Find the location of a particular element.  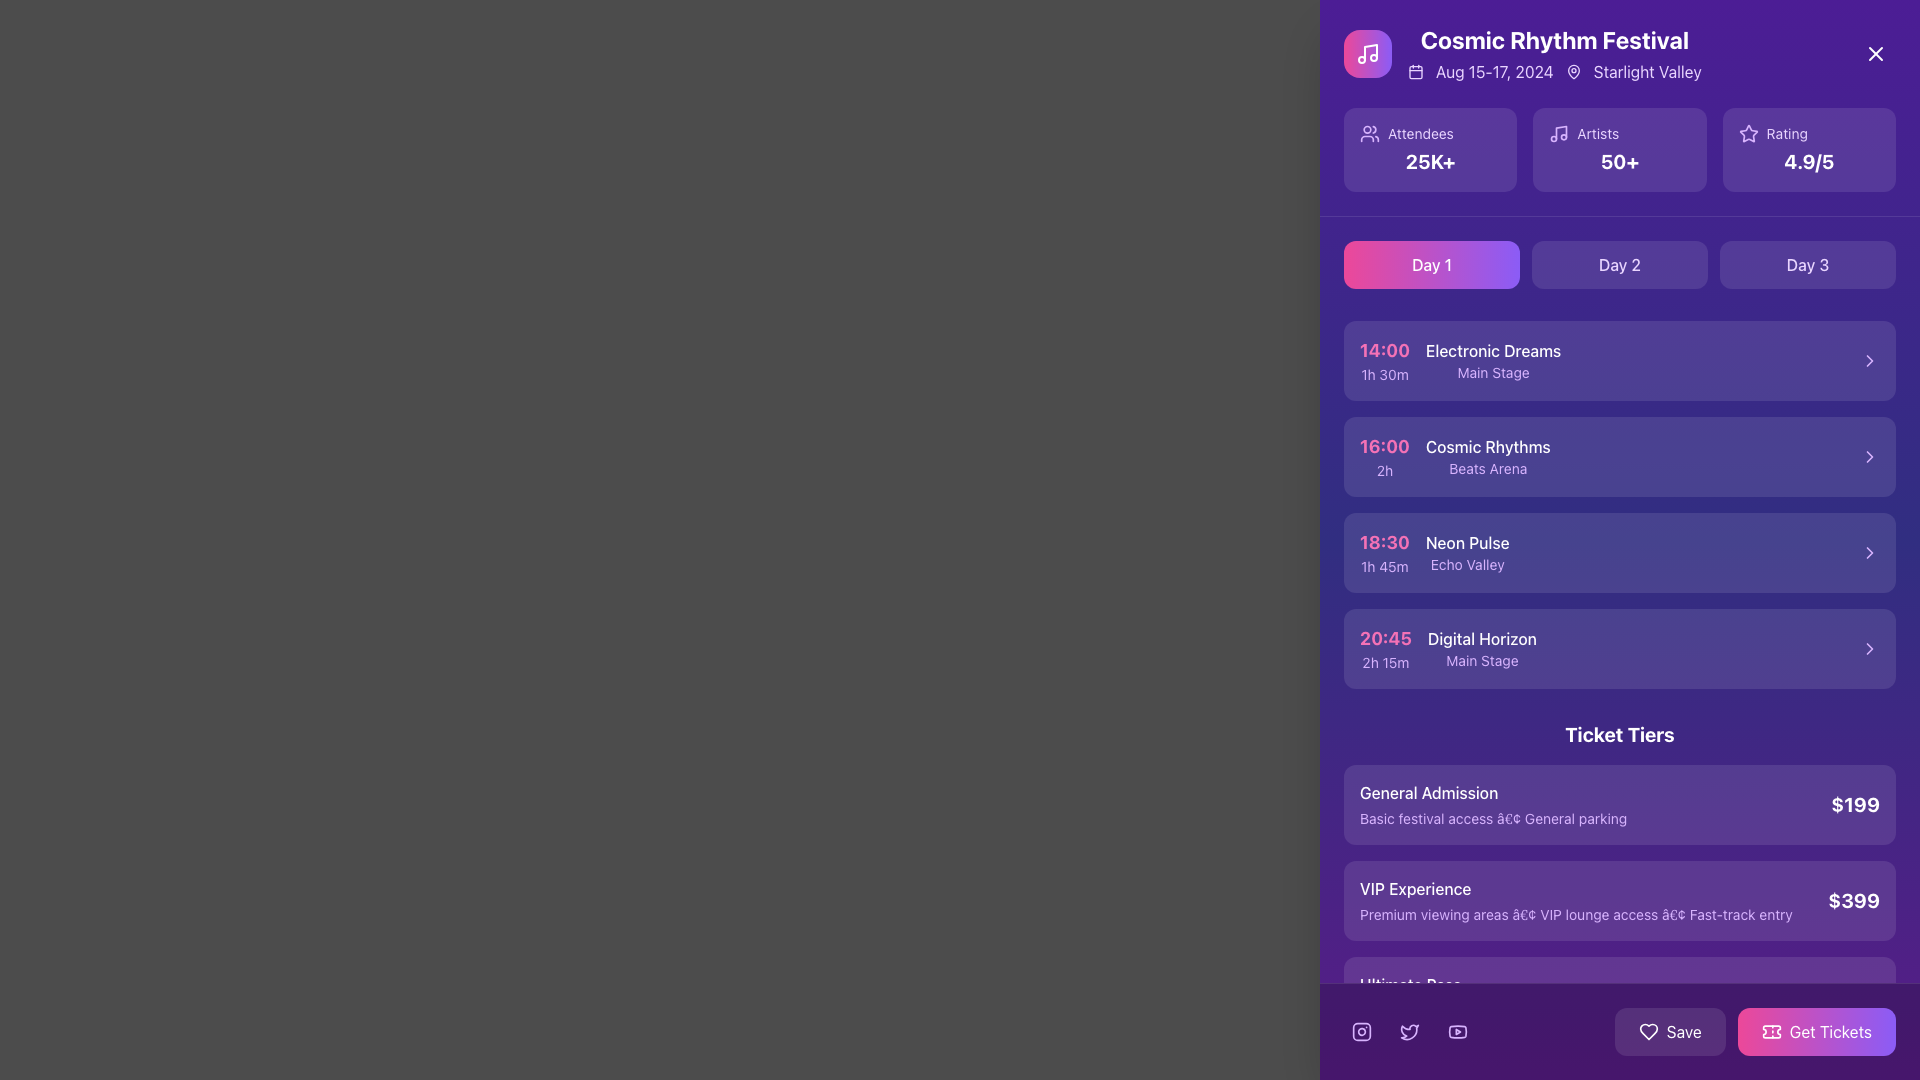

the text element styled in a small purple font that reads 'Artists', located in the purple-themed section under the 'Cosmic Rhythm Festival' header is located at coordinates (1597, 134).